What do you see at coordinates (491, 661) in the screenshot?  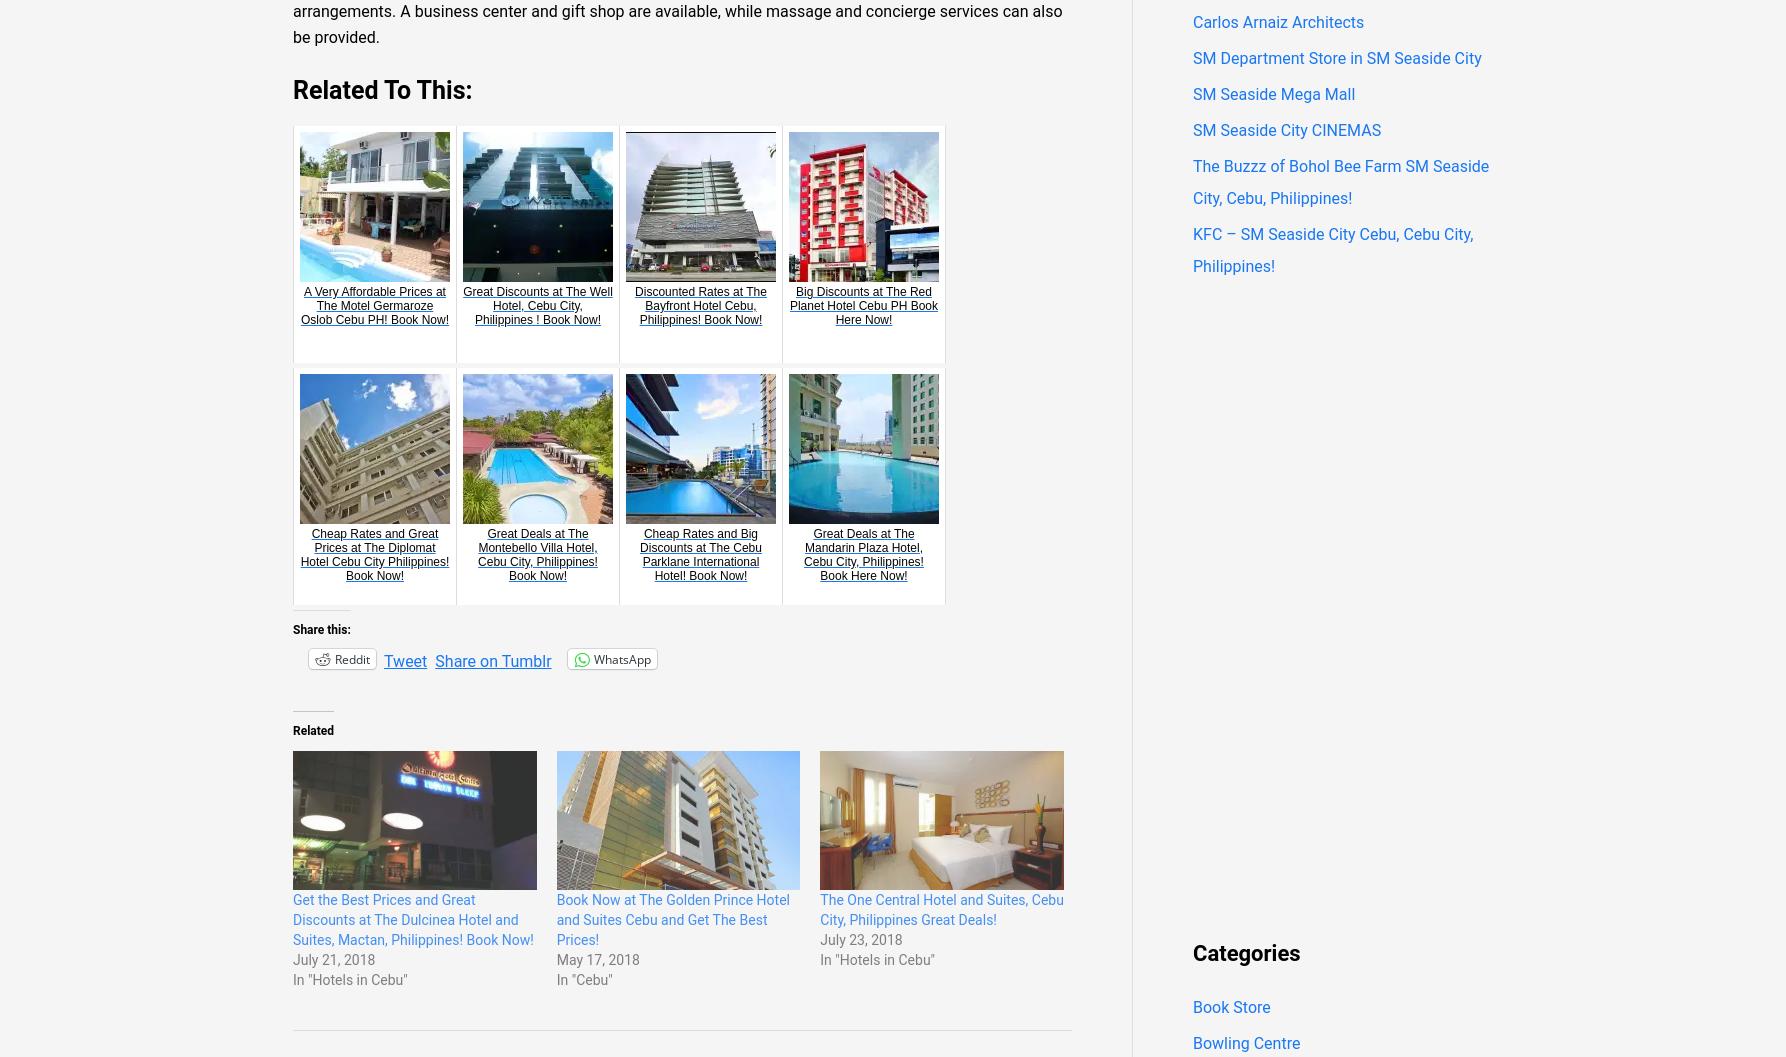 I see `'Share on Tumblr'` at bounding box center [491, 661].